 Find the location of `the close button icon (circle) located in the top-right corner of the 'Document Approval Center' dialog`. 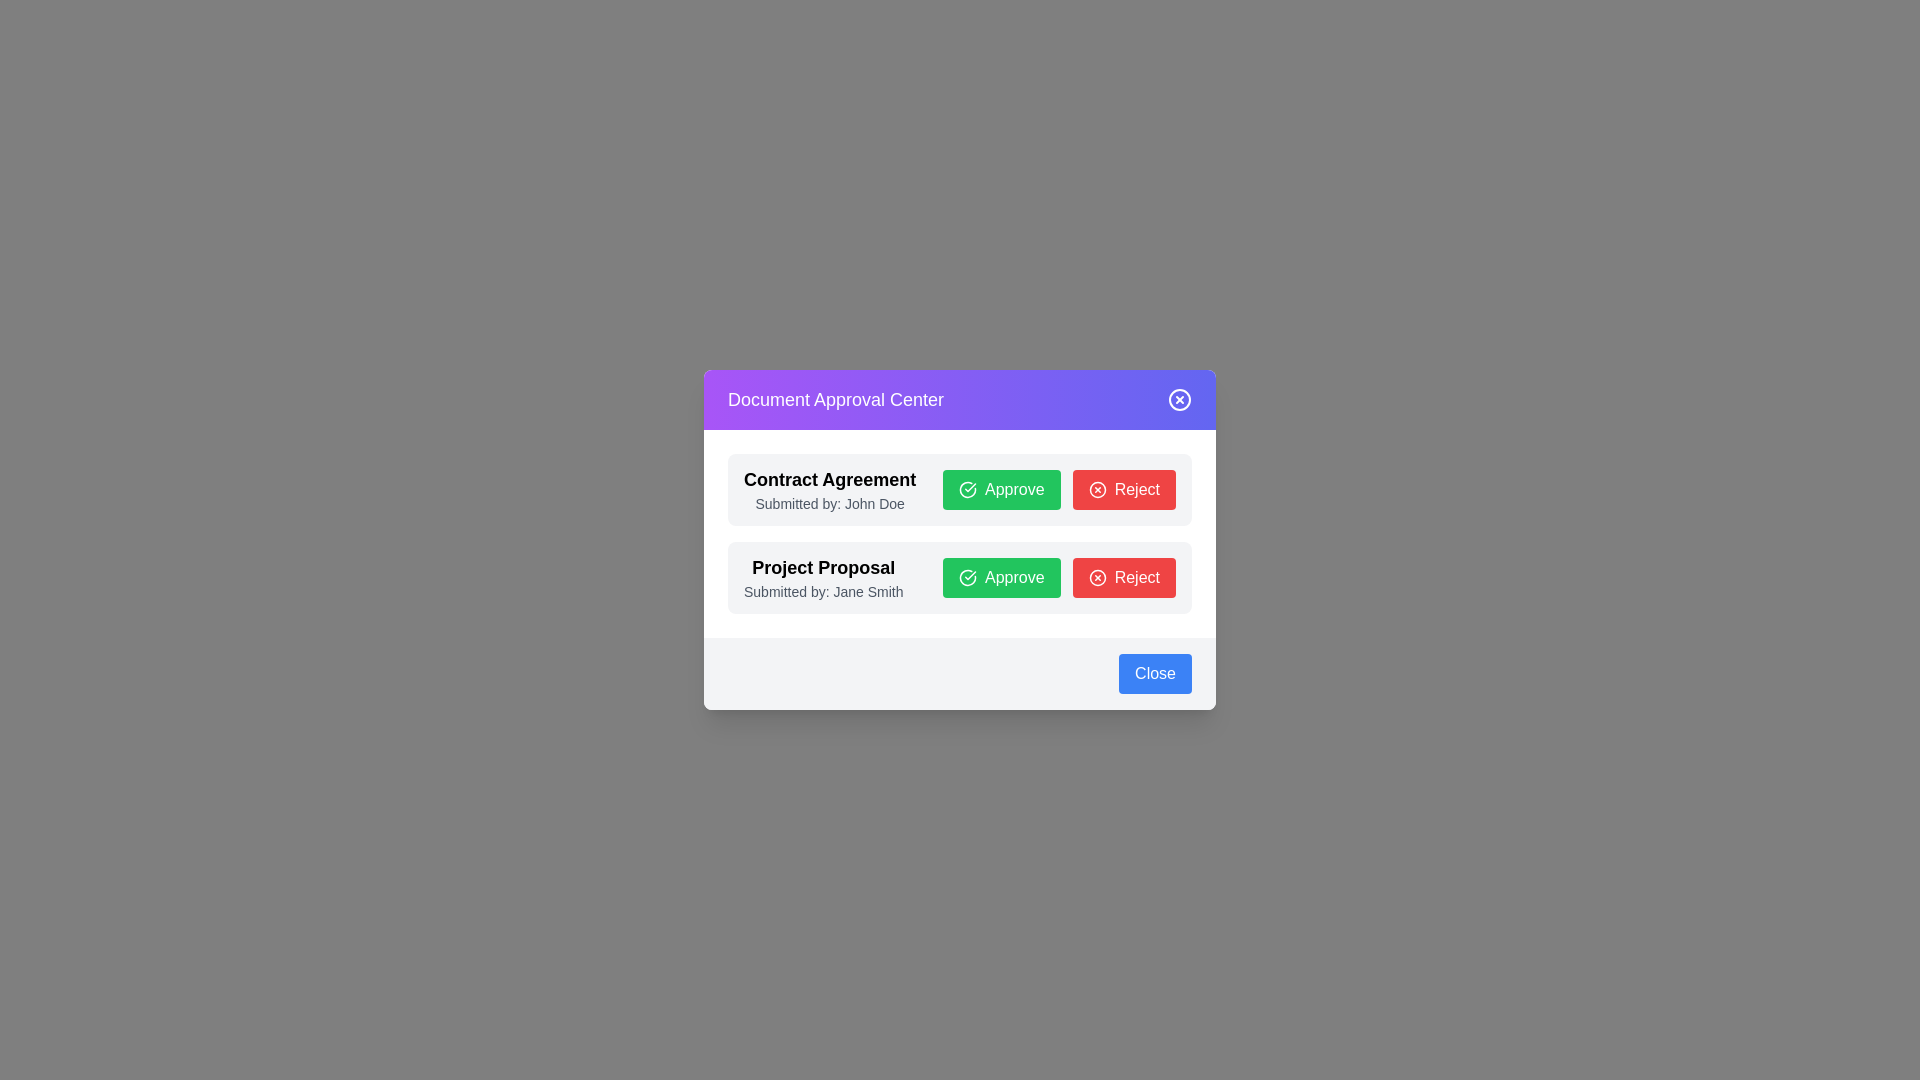

the close button icon (circle) located in the top-right corner of the 'Document Approval Center' dialog is located at coordinates (1096, 489).